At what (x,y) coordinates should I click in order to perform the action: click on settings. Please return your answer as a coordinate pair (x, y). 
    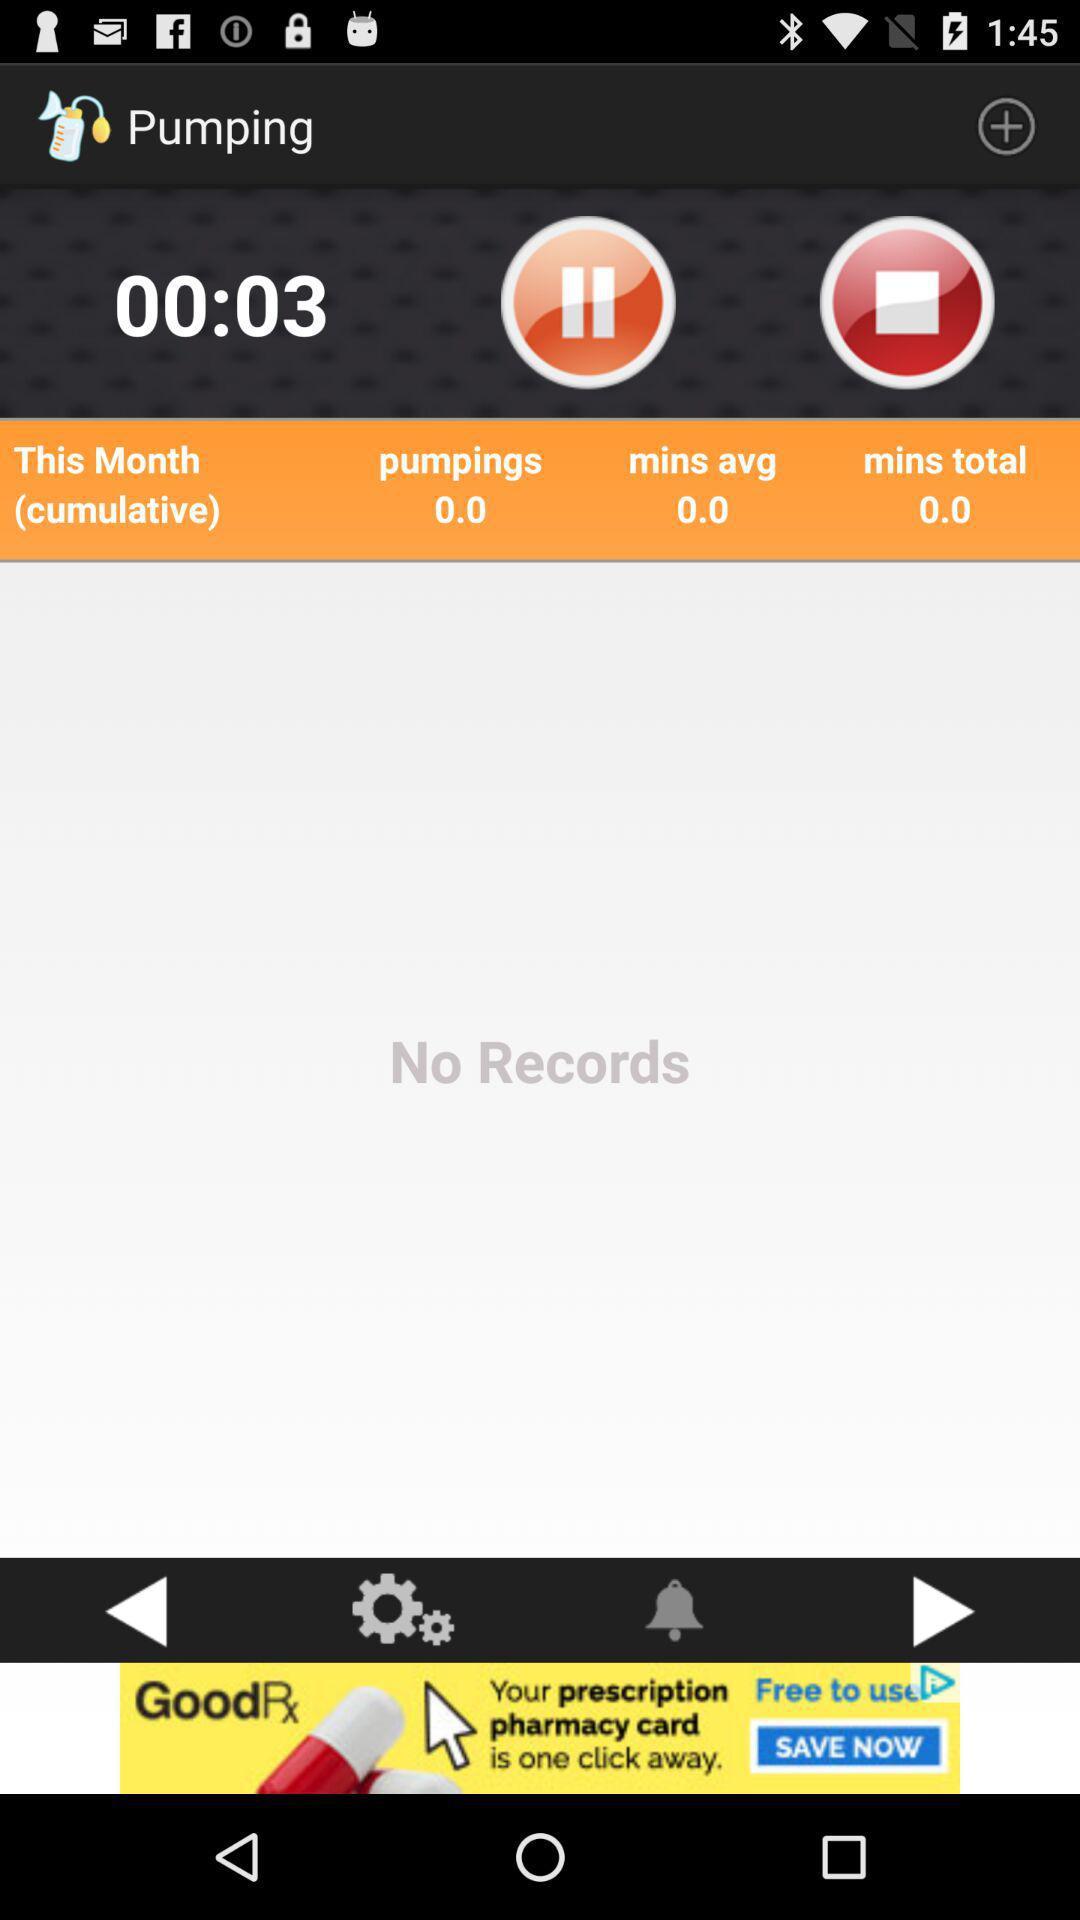
    Looking at the image, I should click on (405, 1610).